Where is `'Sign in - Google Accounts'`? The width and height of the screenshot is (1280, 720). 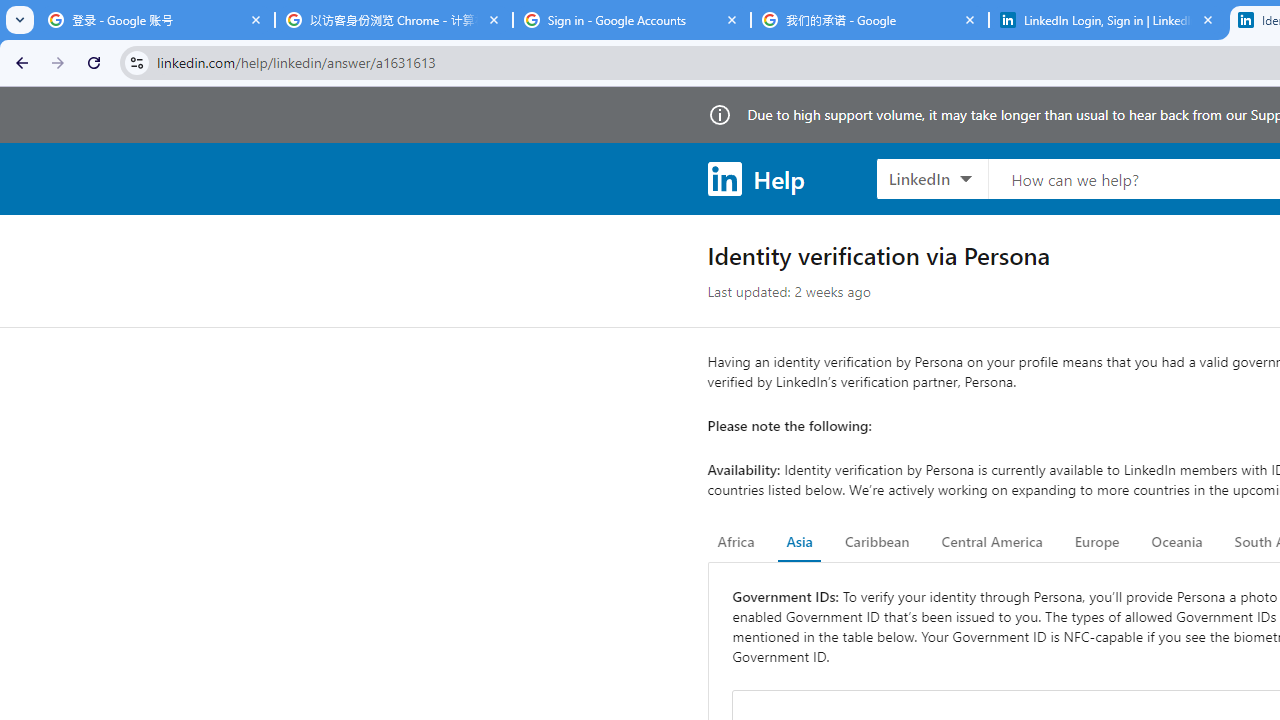
'Sign in - Google Accounts' is located at coordinates (631, 20).